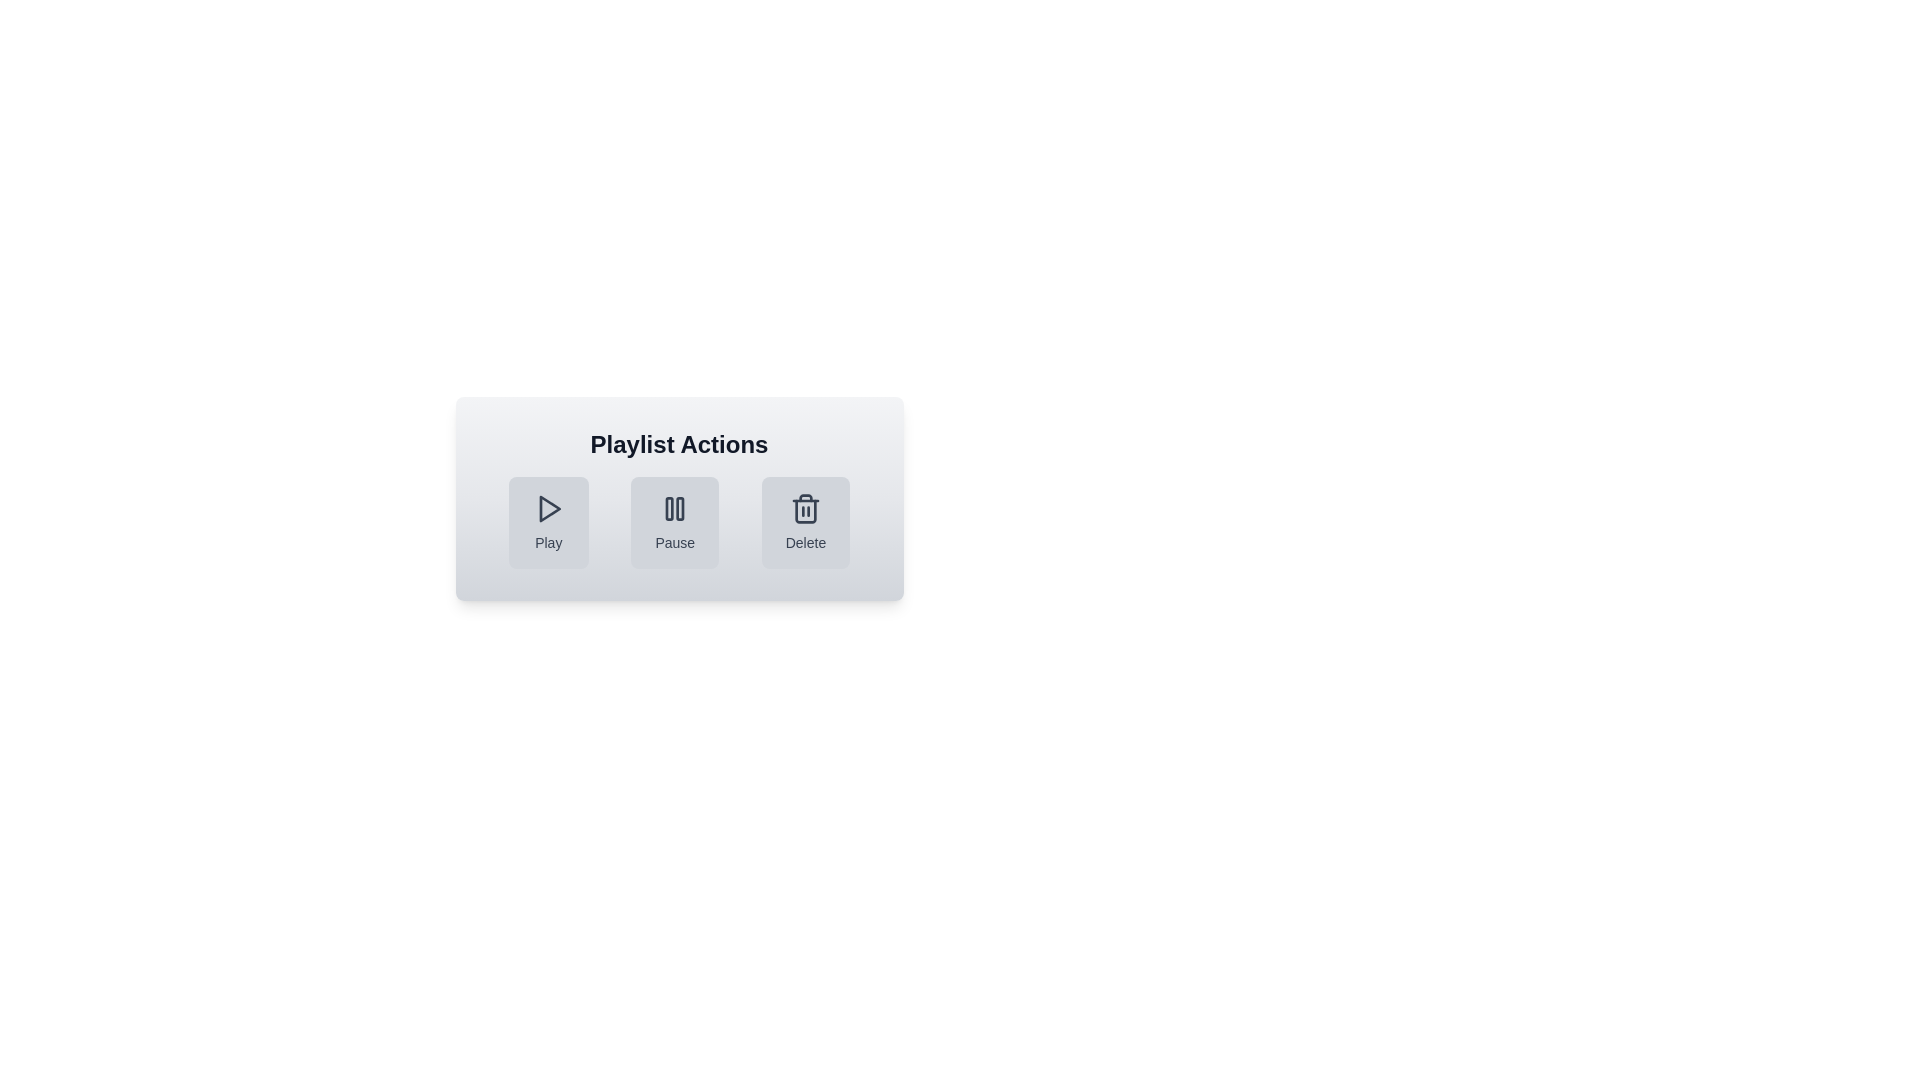 The height and width of the screenshot is (1080, 1920). Describe the element at coordinates (548, 522) in the screenshot. I see `the Play button` at that location.